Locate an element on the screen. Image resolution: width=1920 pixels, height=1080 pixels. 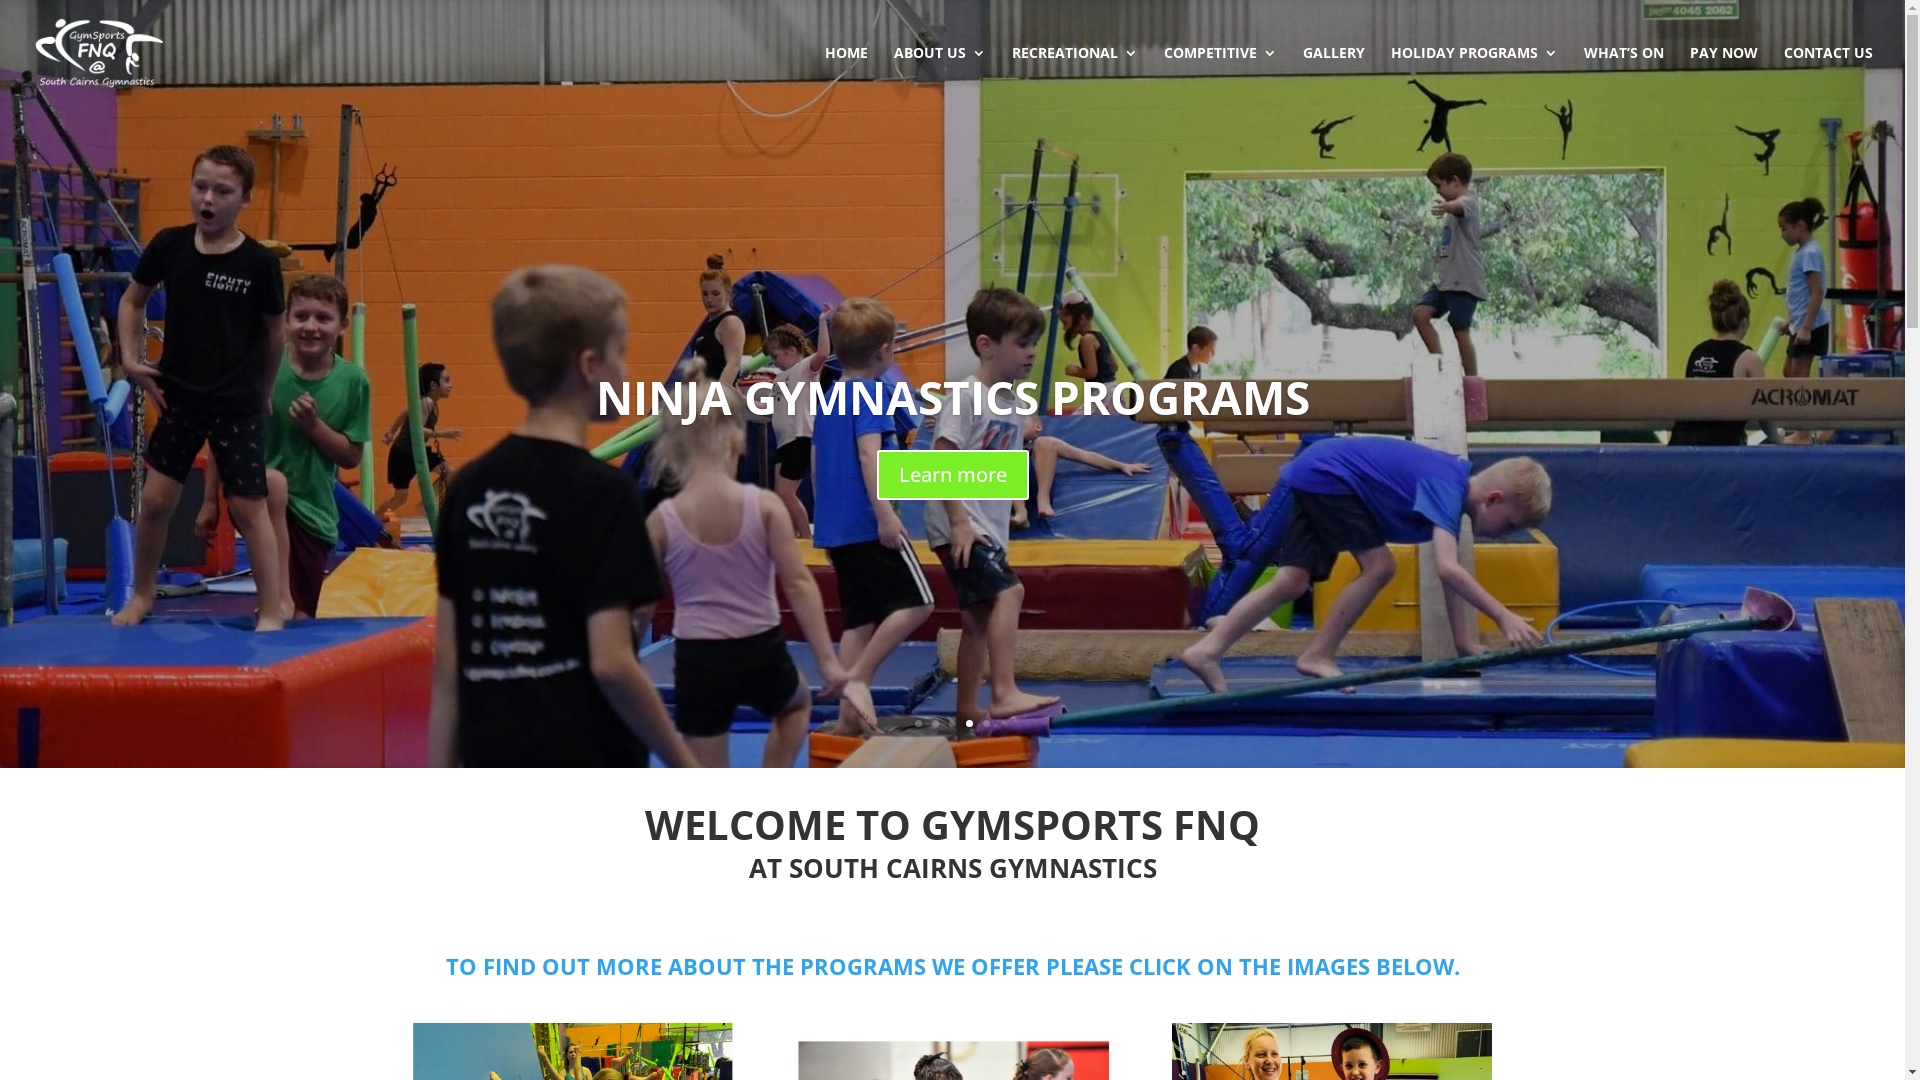
'Learn more' is located at coordinates (950, 474).